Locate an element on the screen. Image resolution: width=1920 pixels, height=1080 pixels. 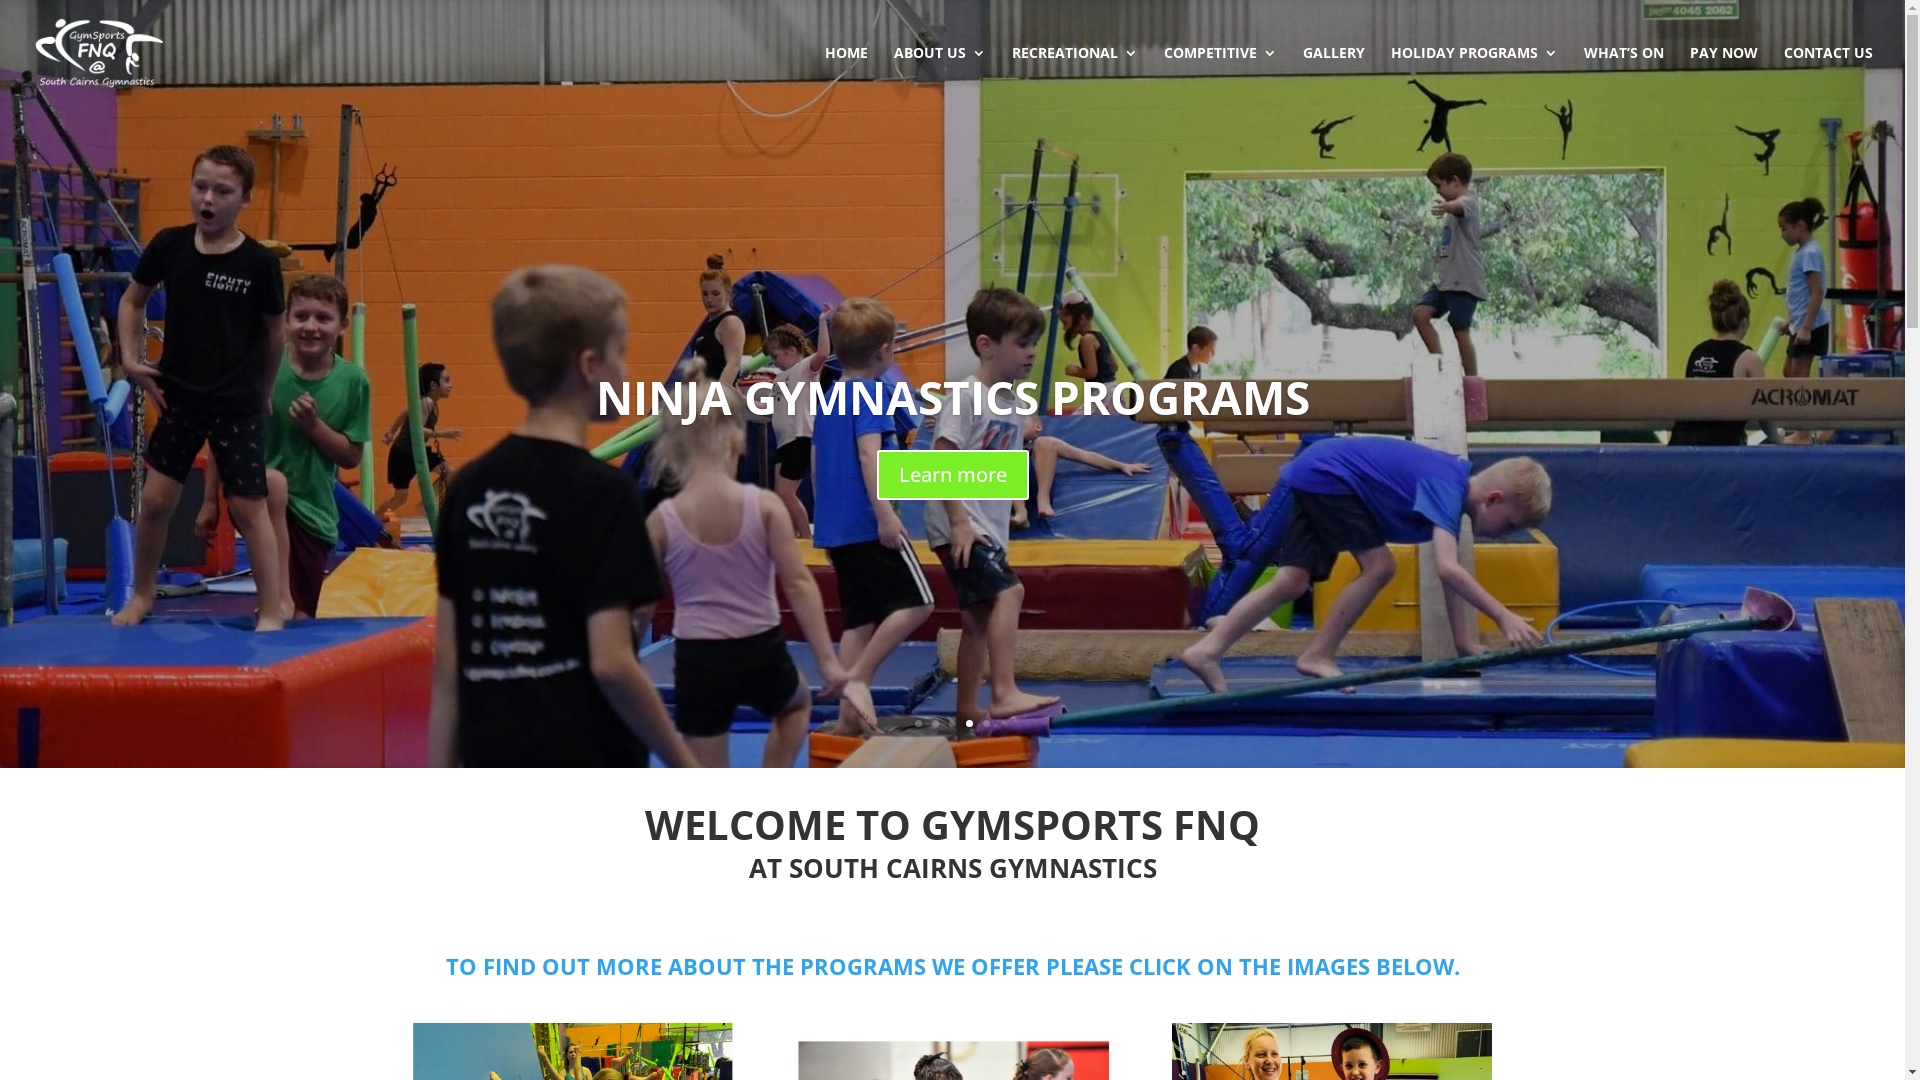
'Learn more' is located at coordinates (950, 474).